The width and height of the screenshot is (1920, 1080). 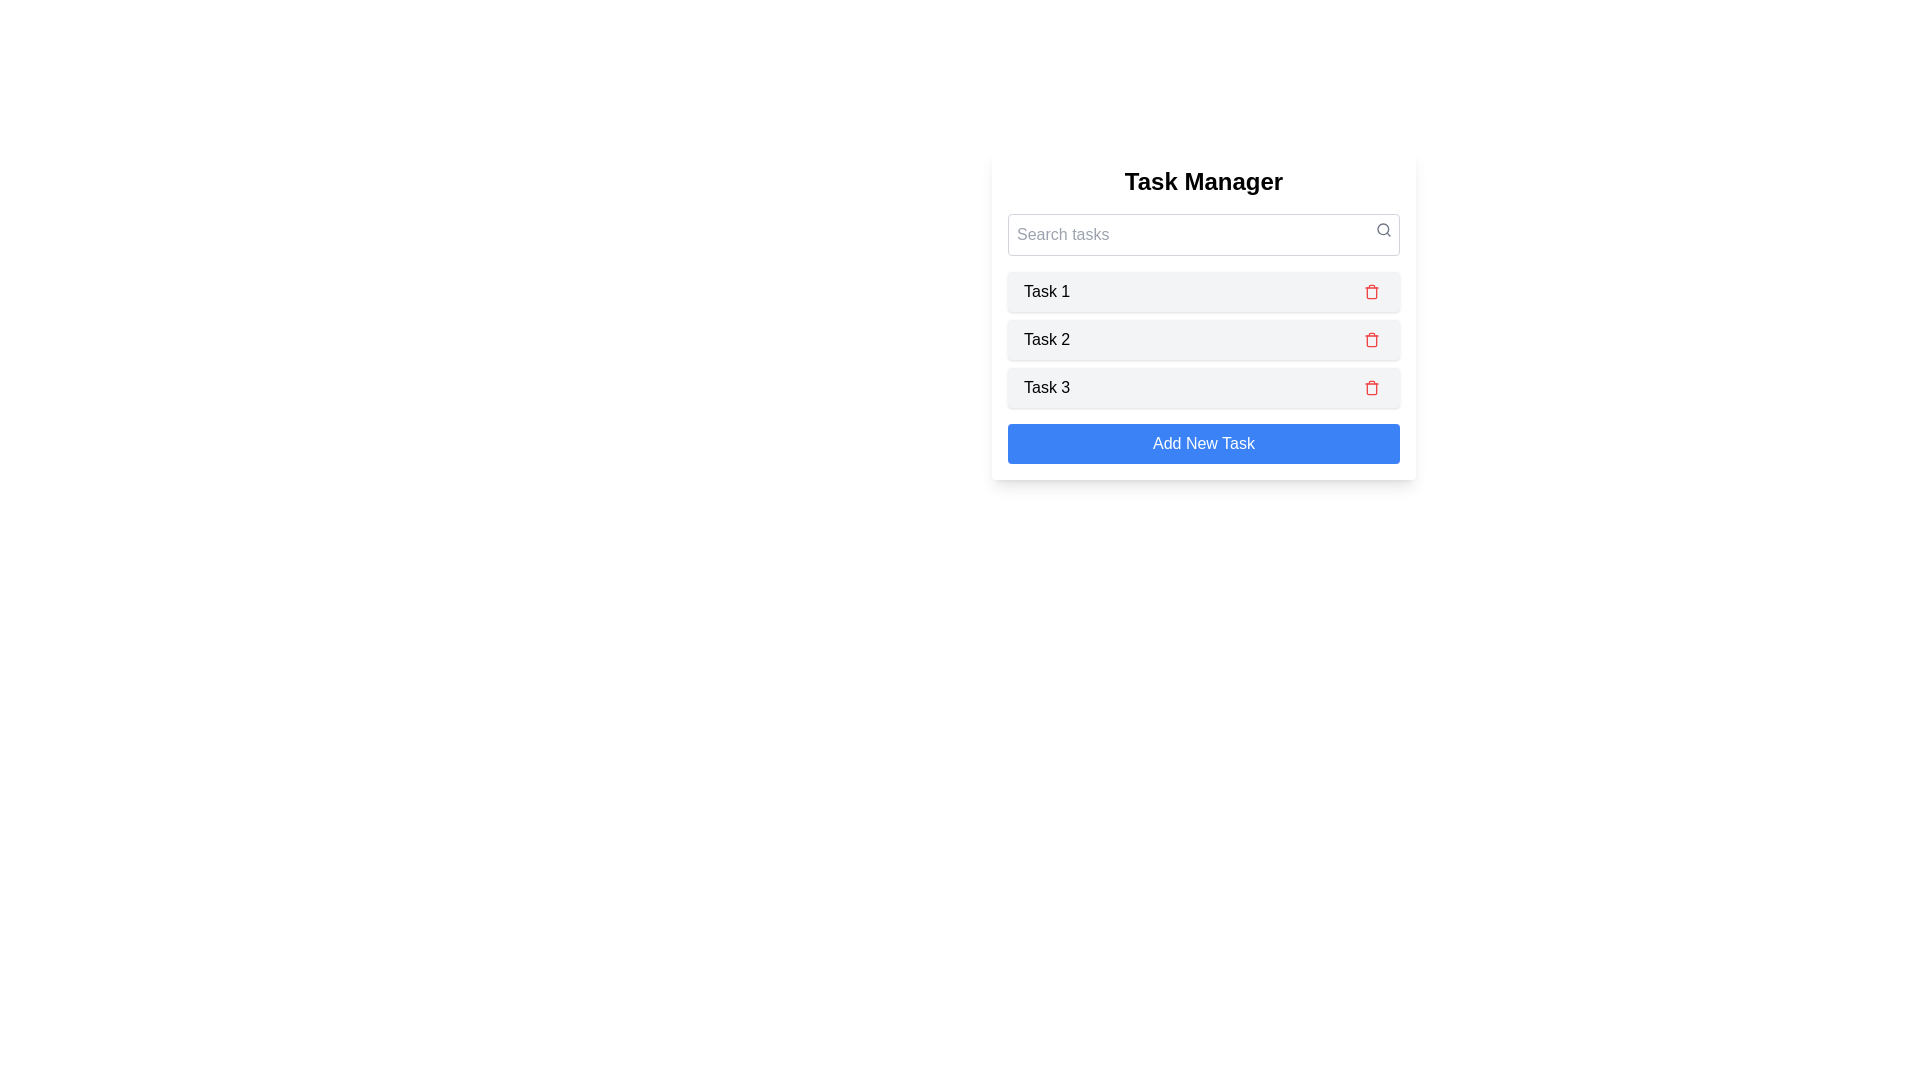 I want to click on the Task Manager title to select its text, so click(x=1203, y=181).